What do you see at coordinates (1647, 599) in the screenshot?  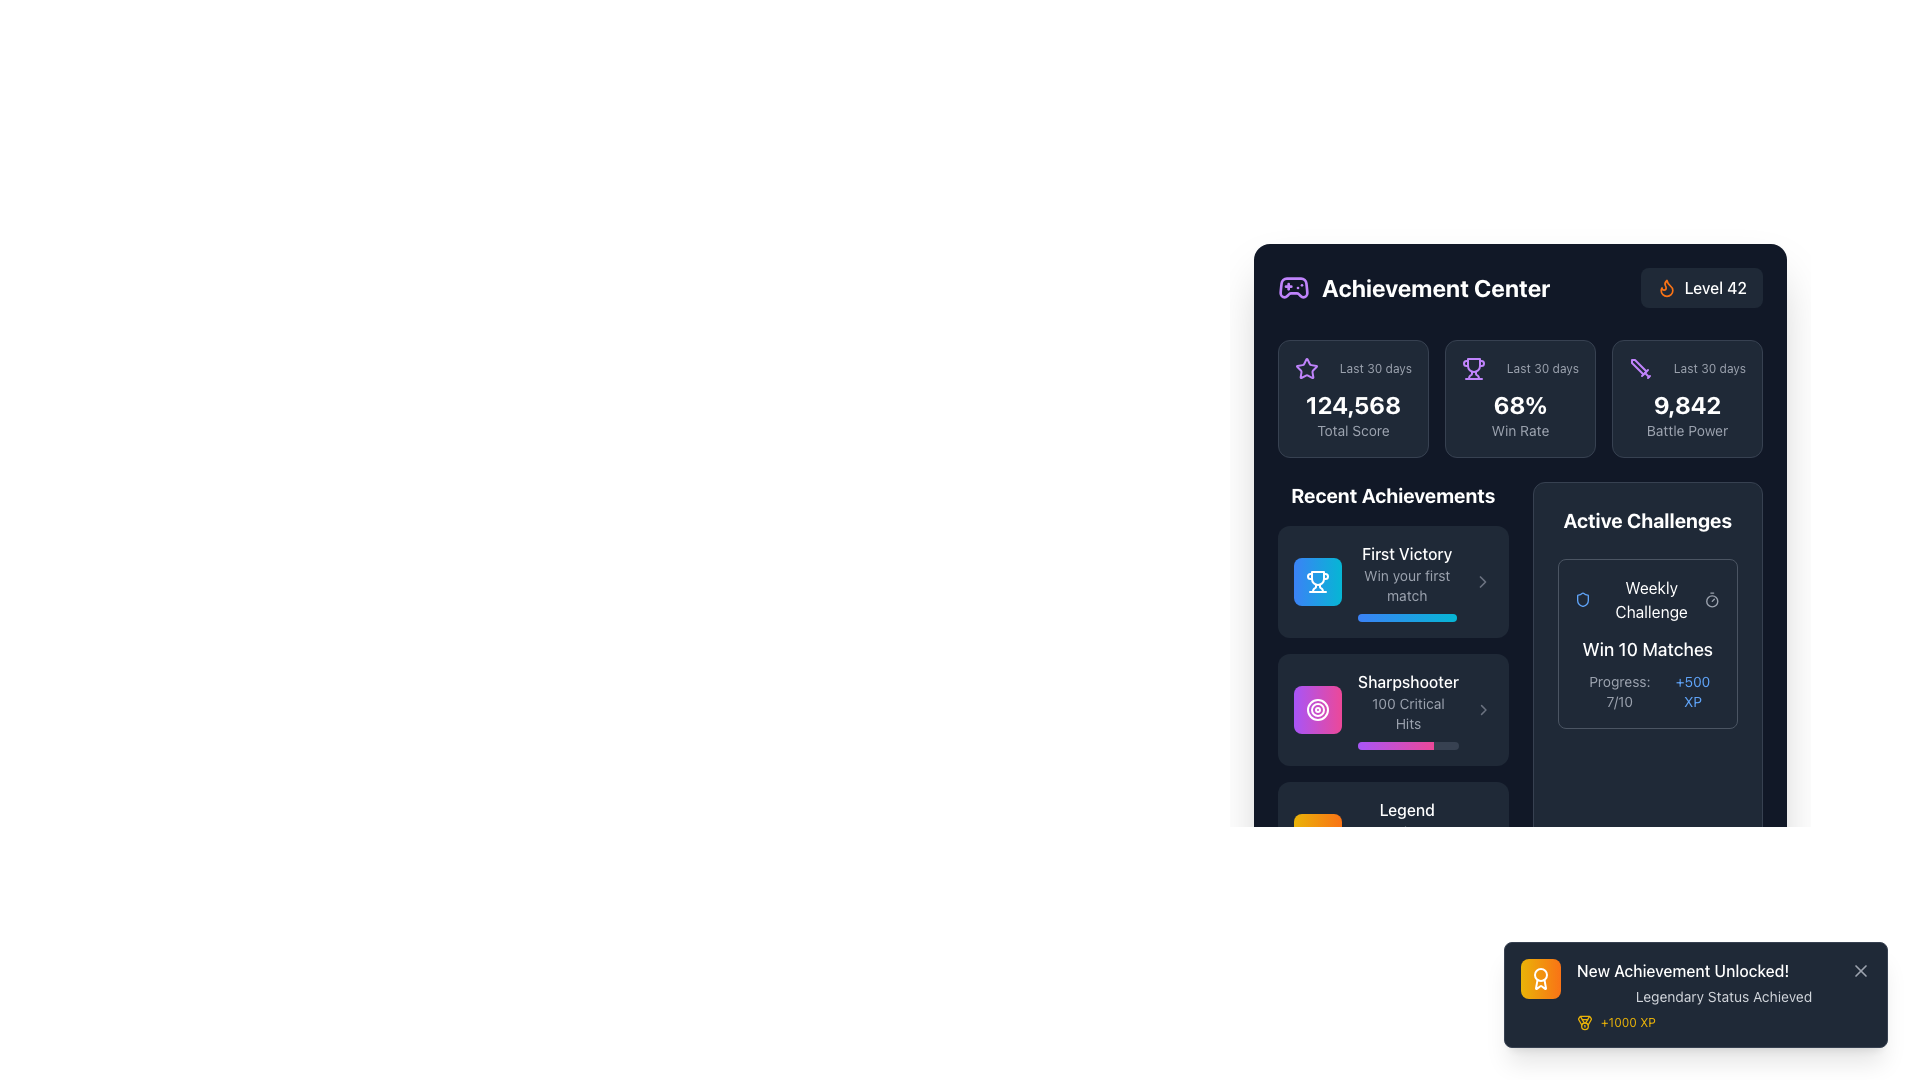 I see `the text label indicating the title of the active challenge, which is part of the first challenge card in the 'Active Challenges' section on the right side of the interface` at bounding box center [1647, 599].